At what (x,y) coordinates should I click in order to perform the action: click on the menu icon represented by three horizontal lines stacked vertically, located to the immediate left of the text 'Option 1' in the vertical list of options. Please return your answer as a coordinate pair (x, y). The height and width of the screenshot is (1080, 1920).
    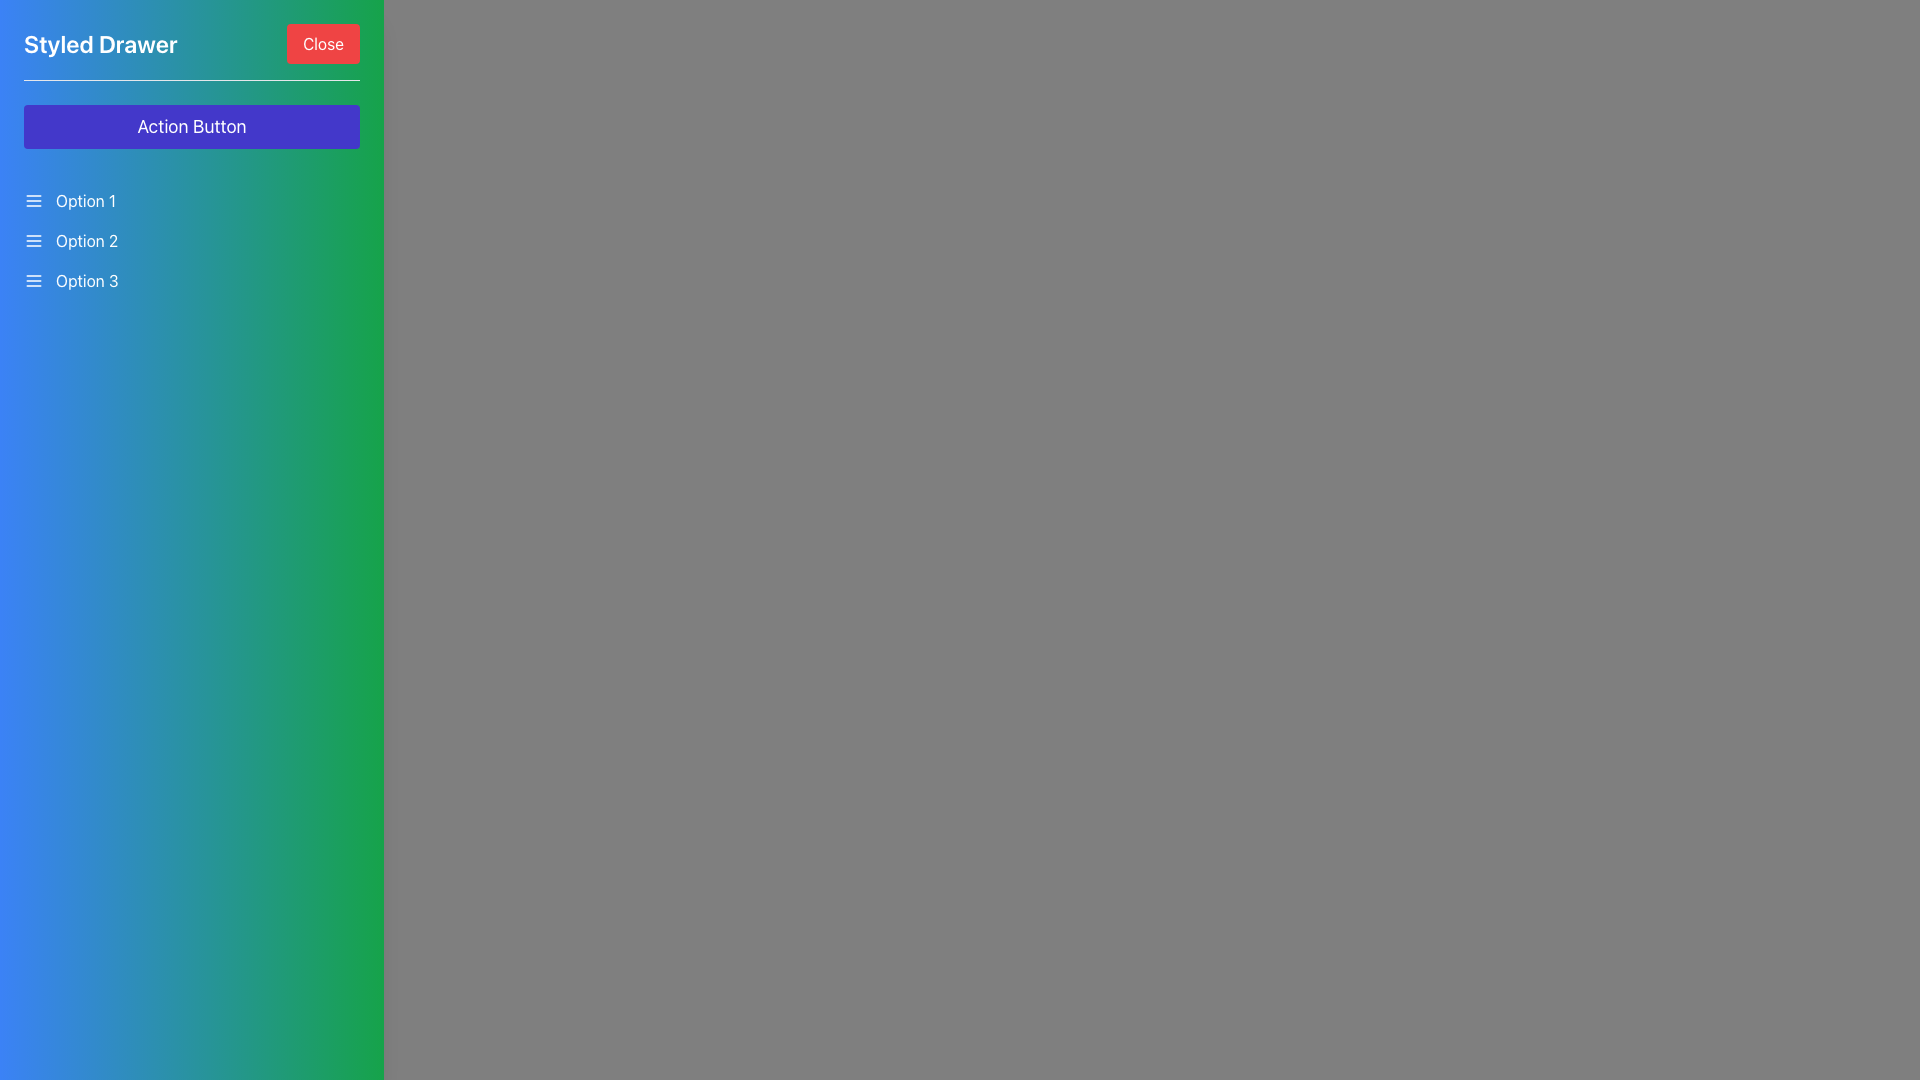
    Looking at the image, I should click on (33, 200).